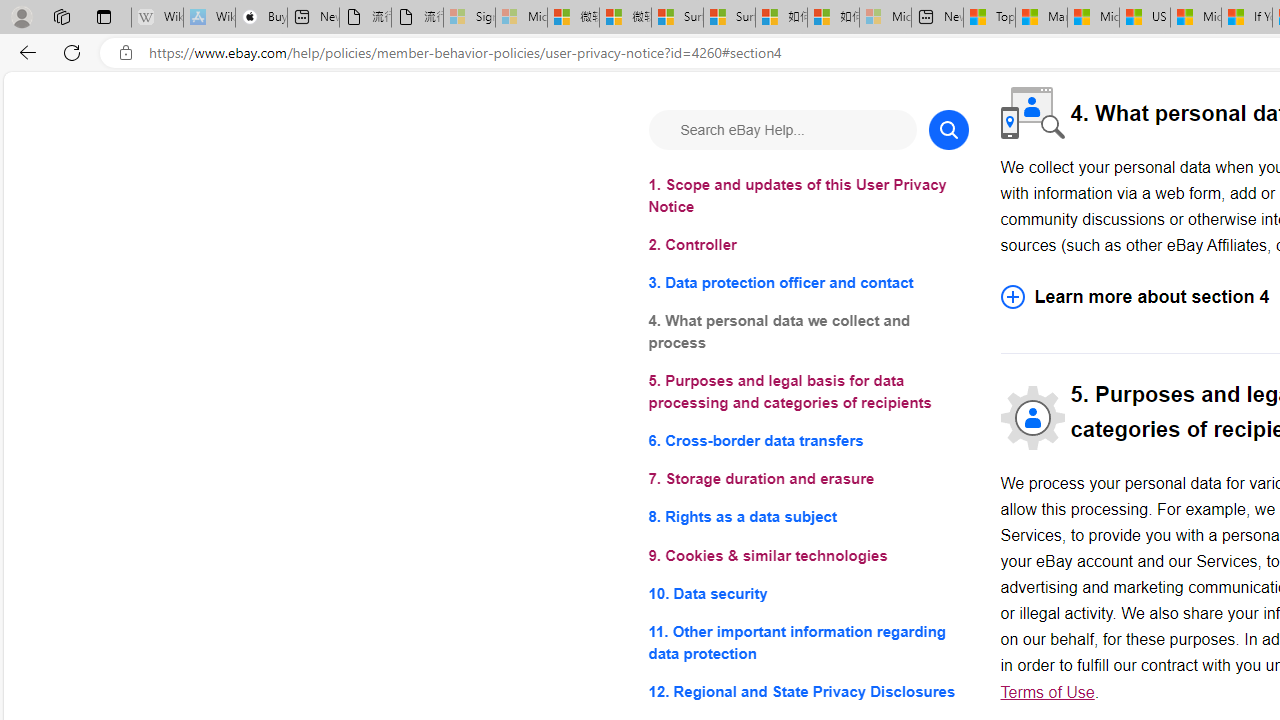 This screenshot has height=720, width=1280. Describe the element at coordinates (808, 479) in the screenshot. I see `'7. Storage duration and erasure'` at that location.